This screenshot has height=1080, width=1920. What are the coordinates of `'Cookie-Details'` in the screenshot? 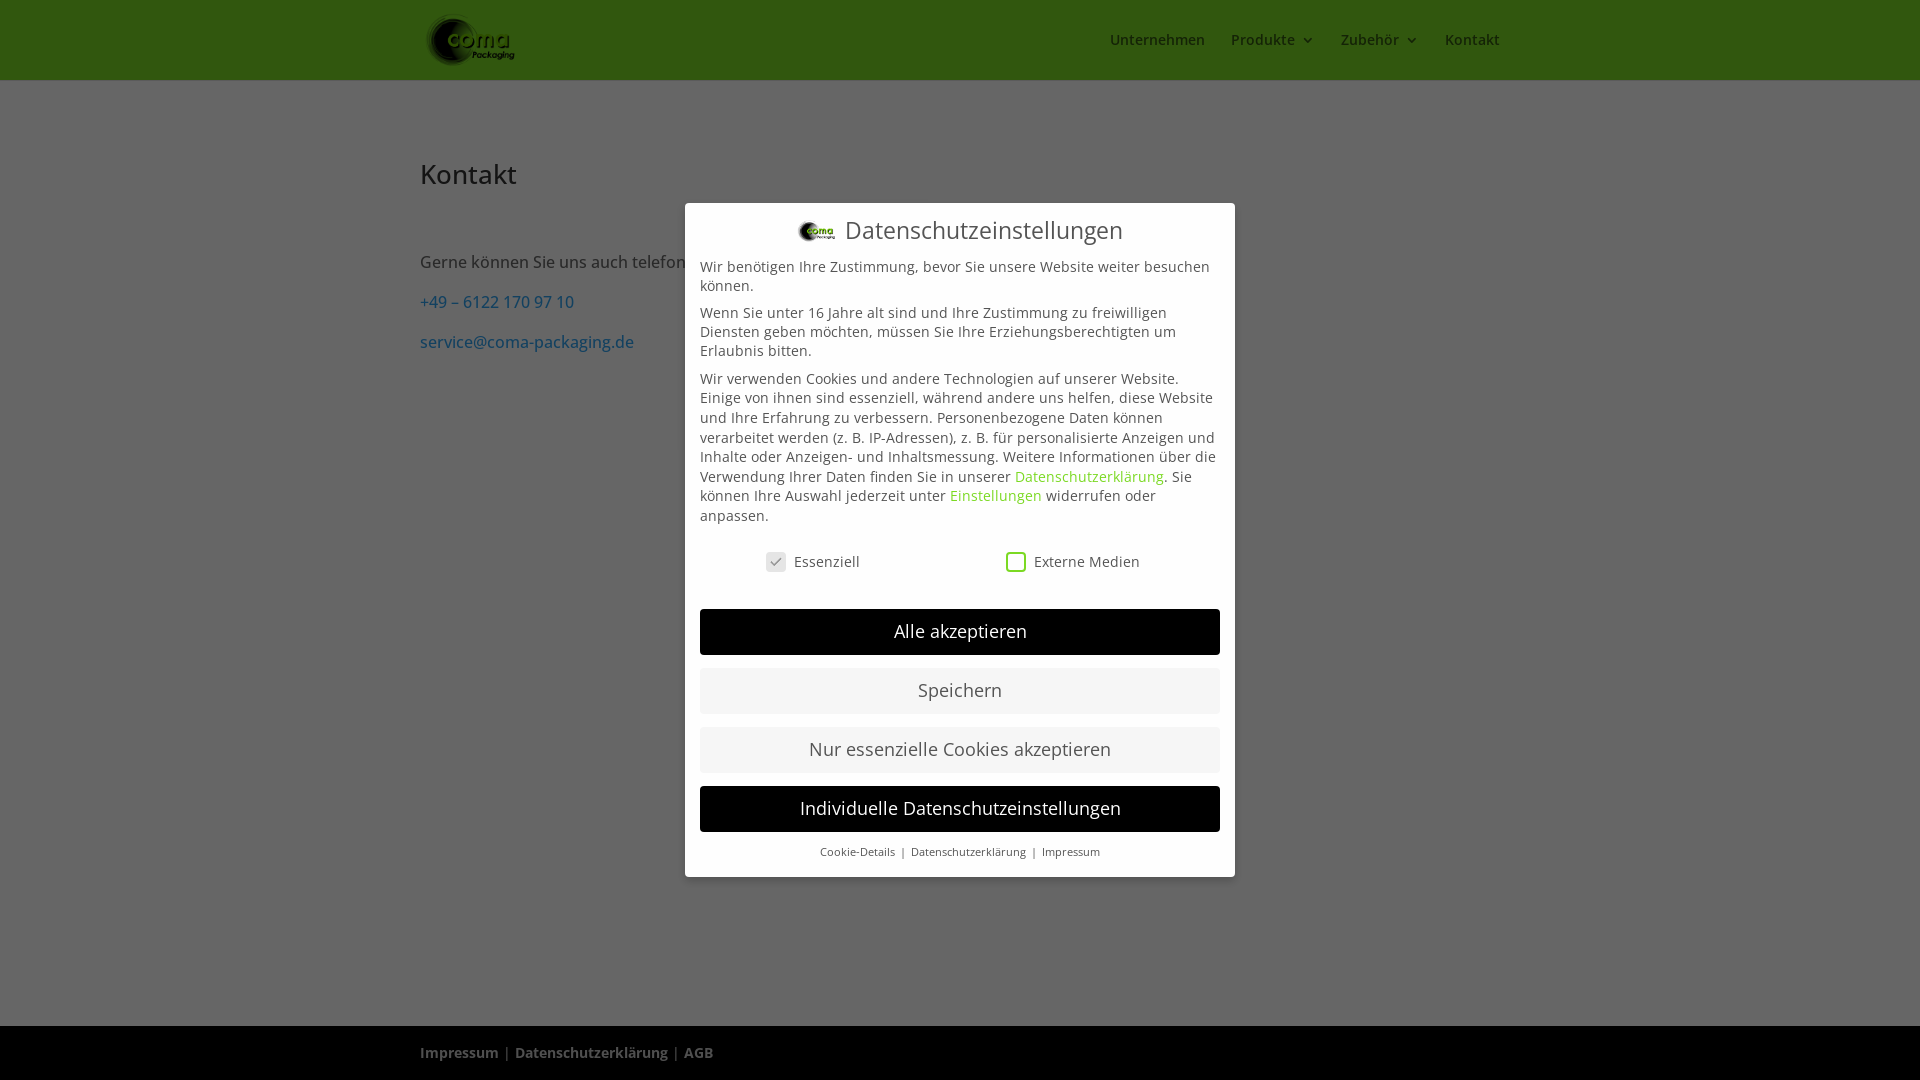 It's located at (820, 852).